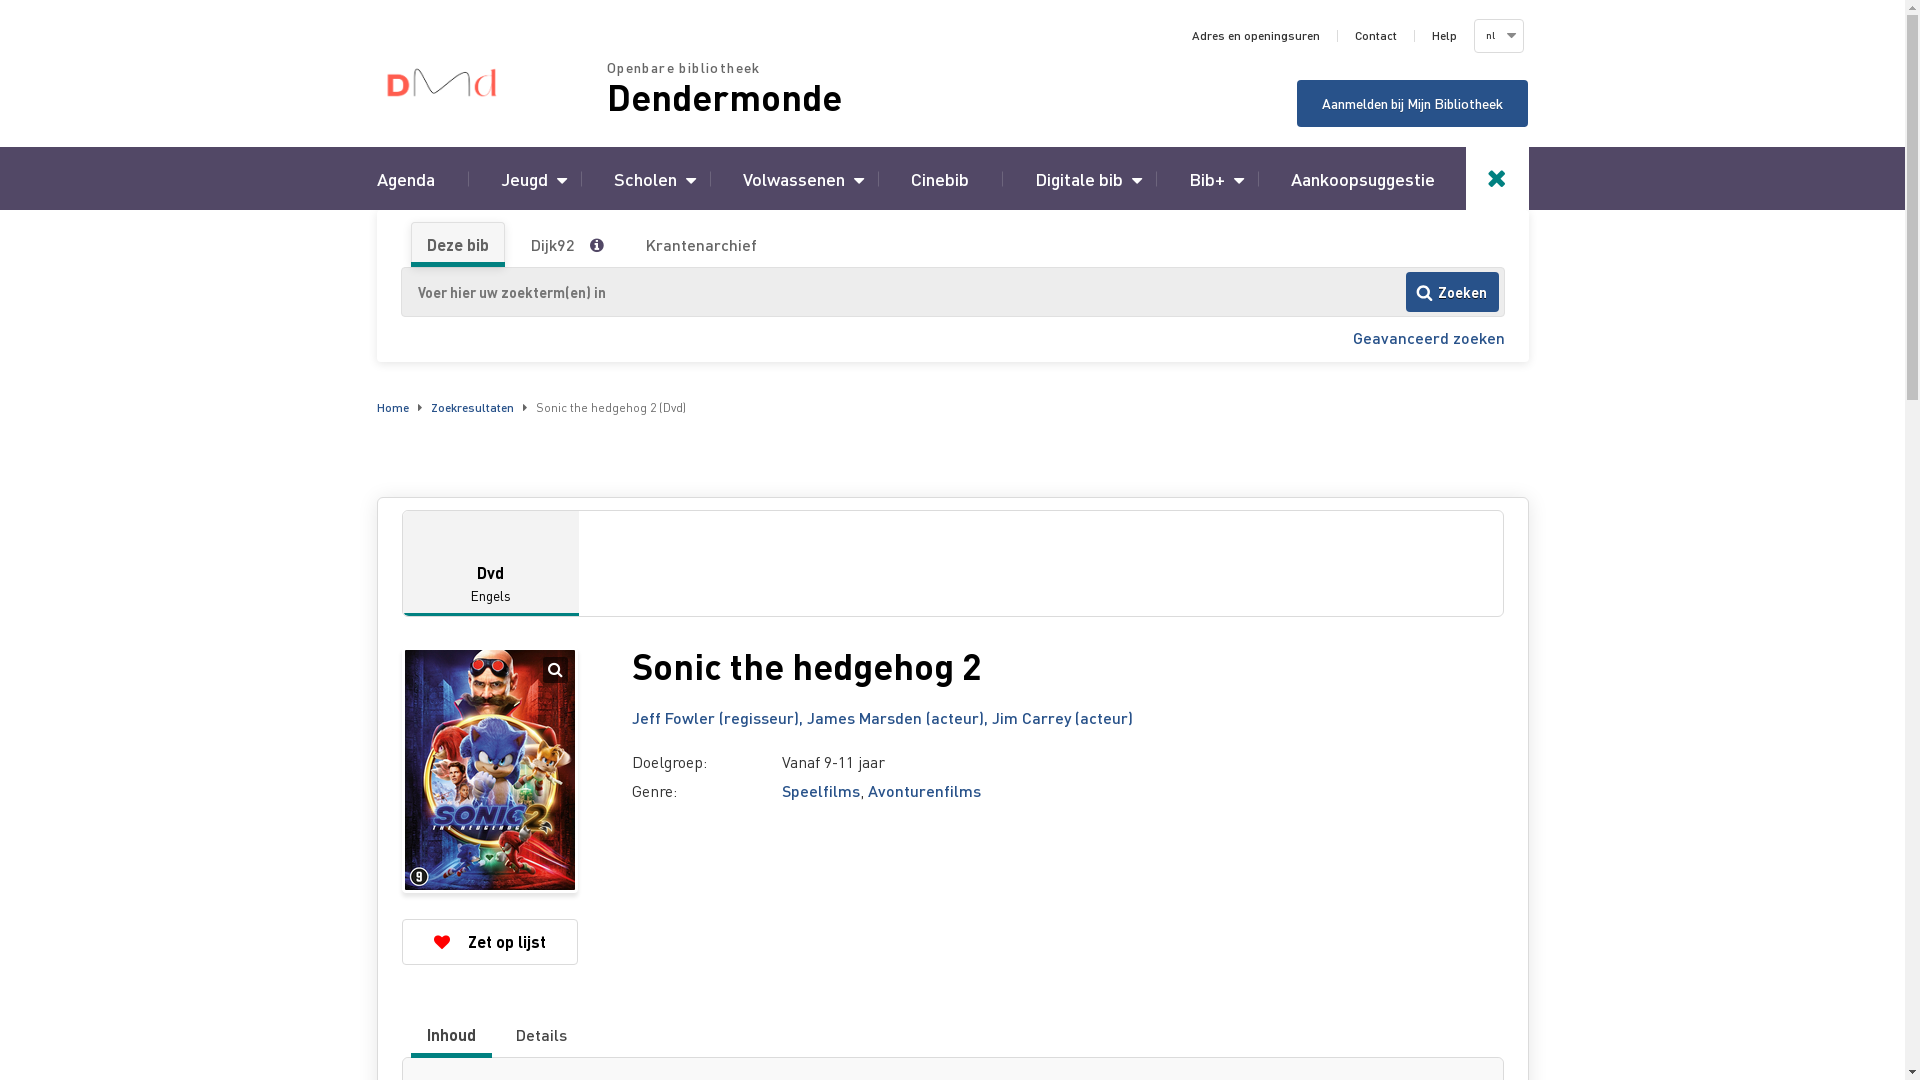  I want to click on 'Zoekresultaten', so click(470, 406).